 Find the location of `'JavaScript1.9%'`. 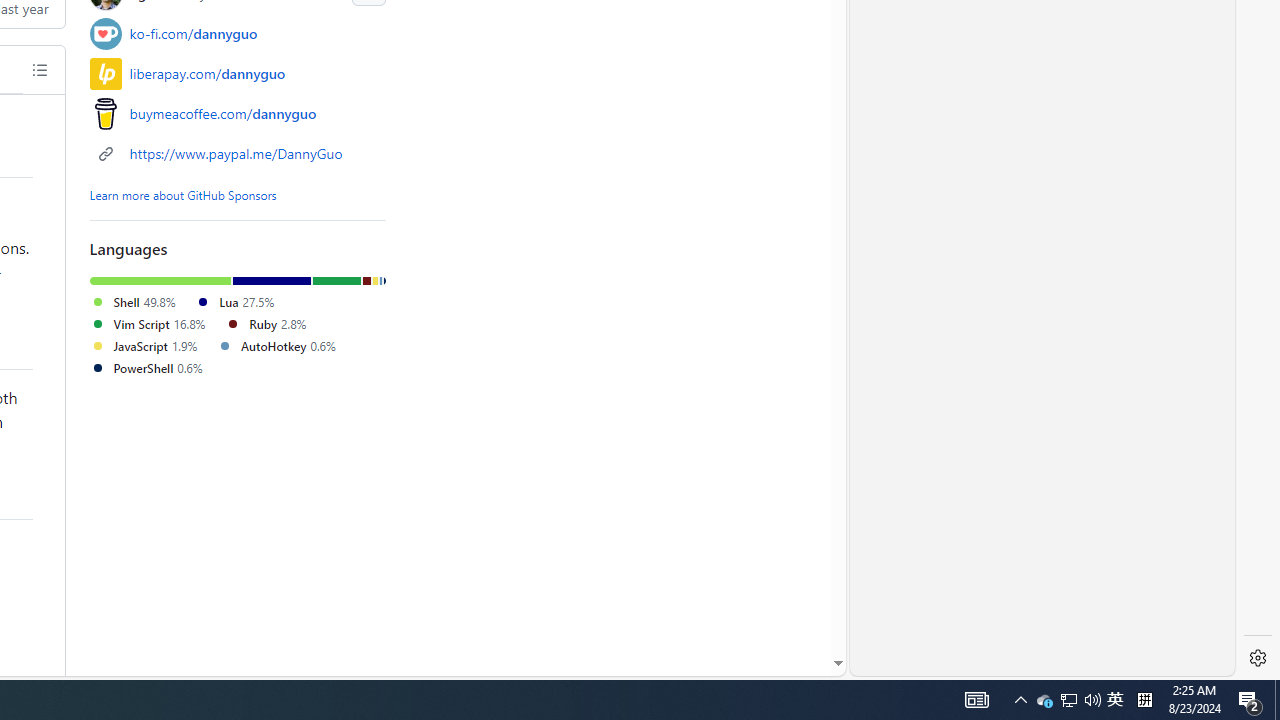

'JavaScript1.9%' is located at coordinates (152, 346).